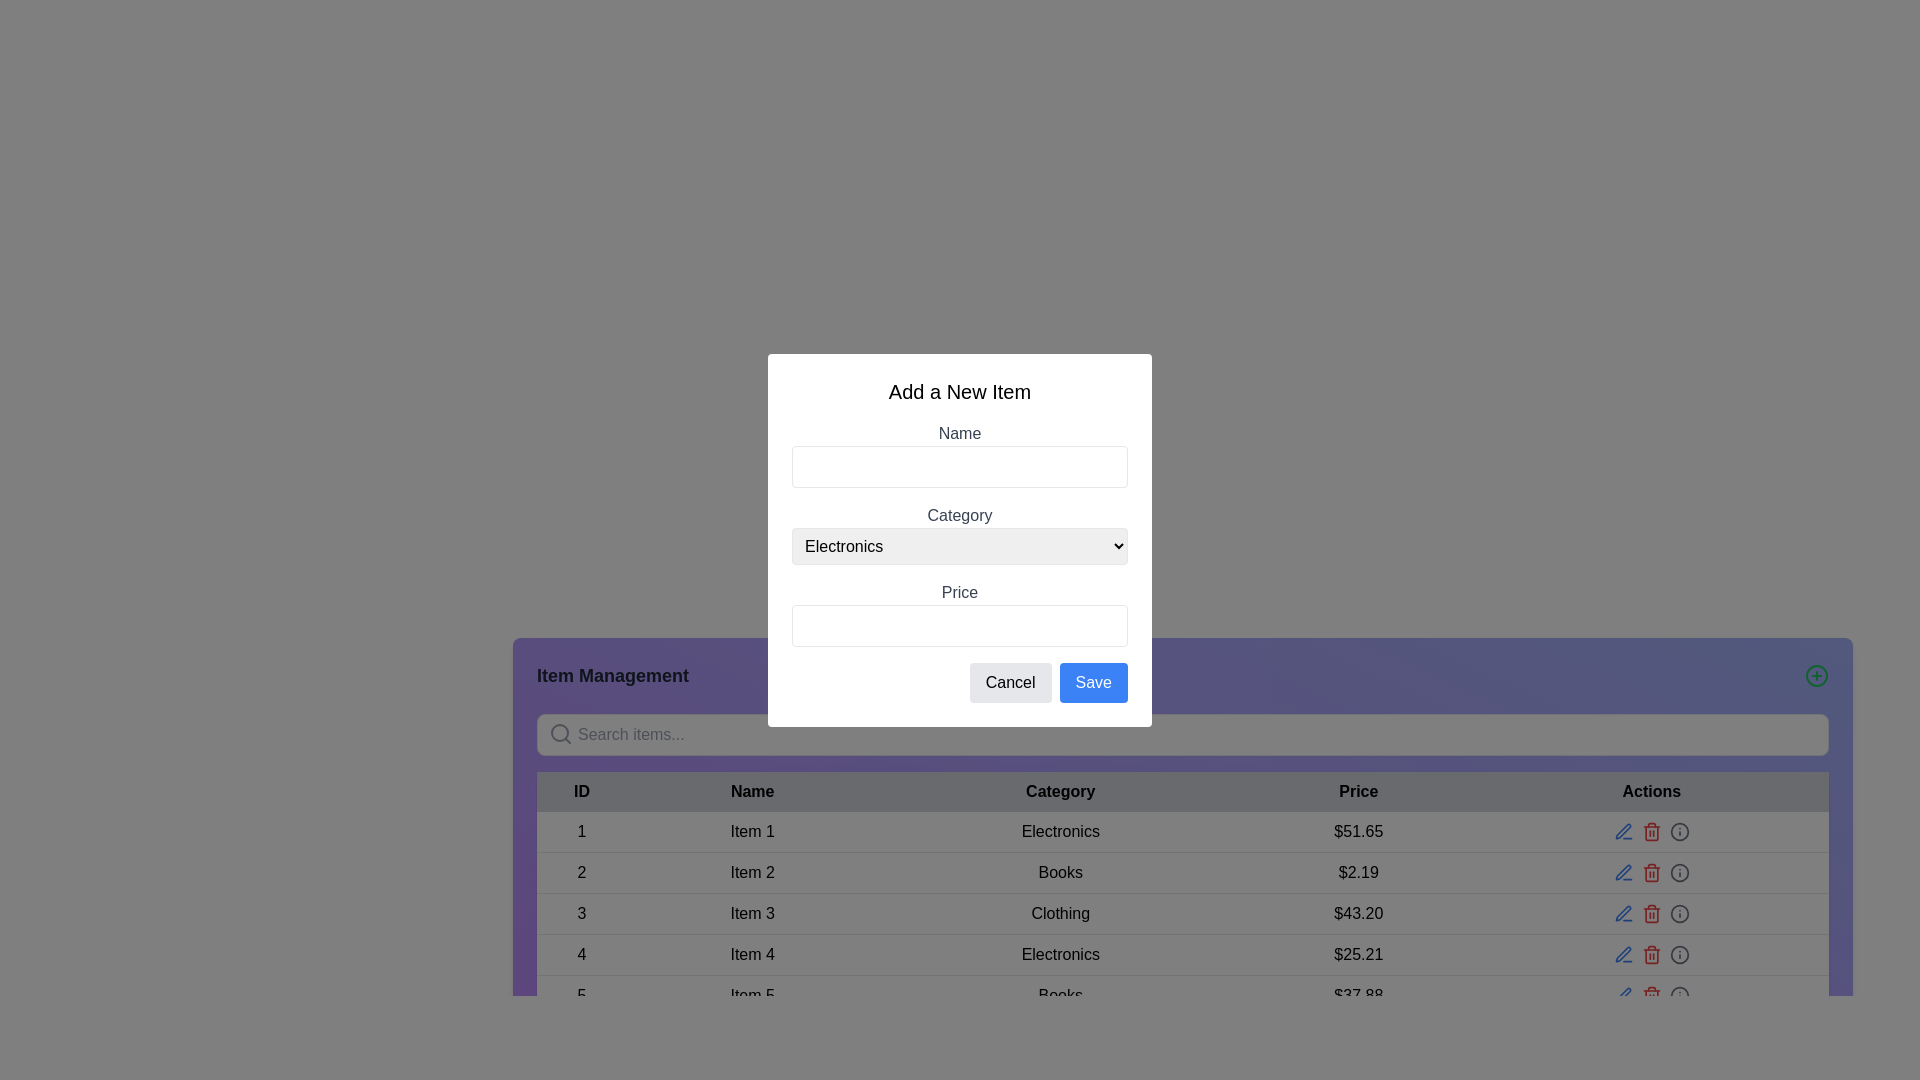 The height and width of the screenshot is (1080, 1920). What do you see at coordinates (1679, 995) in the screenshot?
I see `the small circular 'info' icon styled as a button in the fifth row of the 'Actions' column, which is part of the 'Item Management' section` at bounding box center [1679, 995].